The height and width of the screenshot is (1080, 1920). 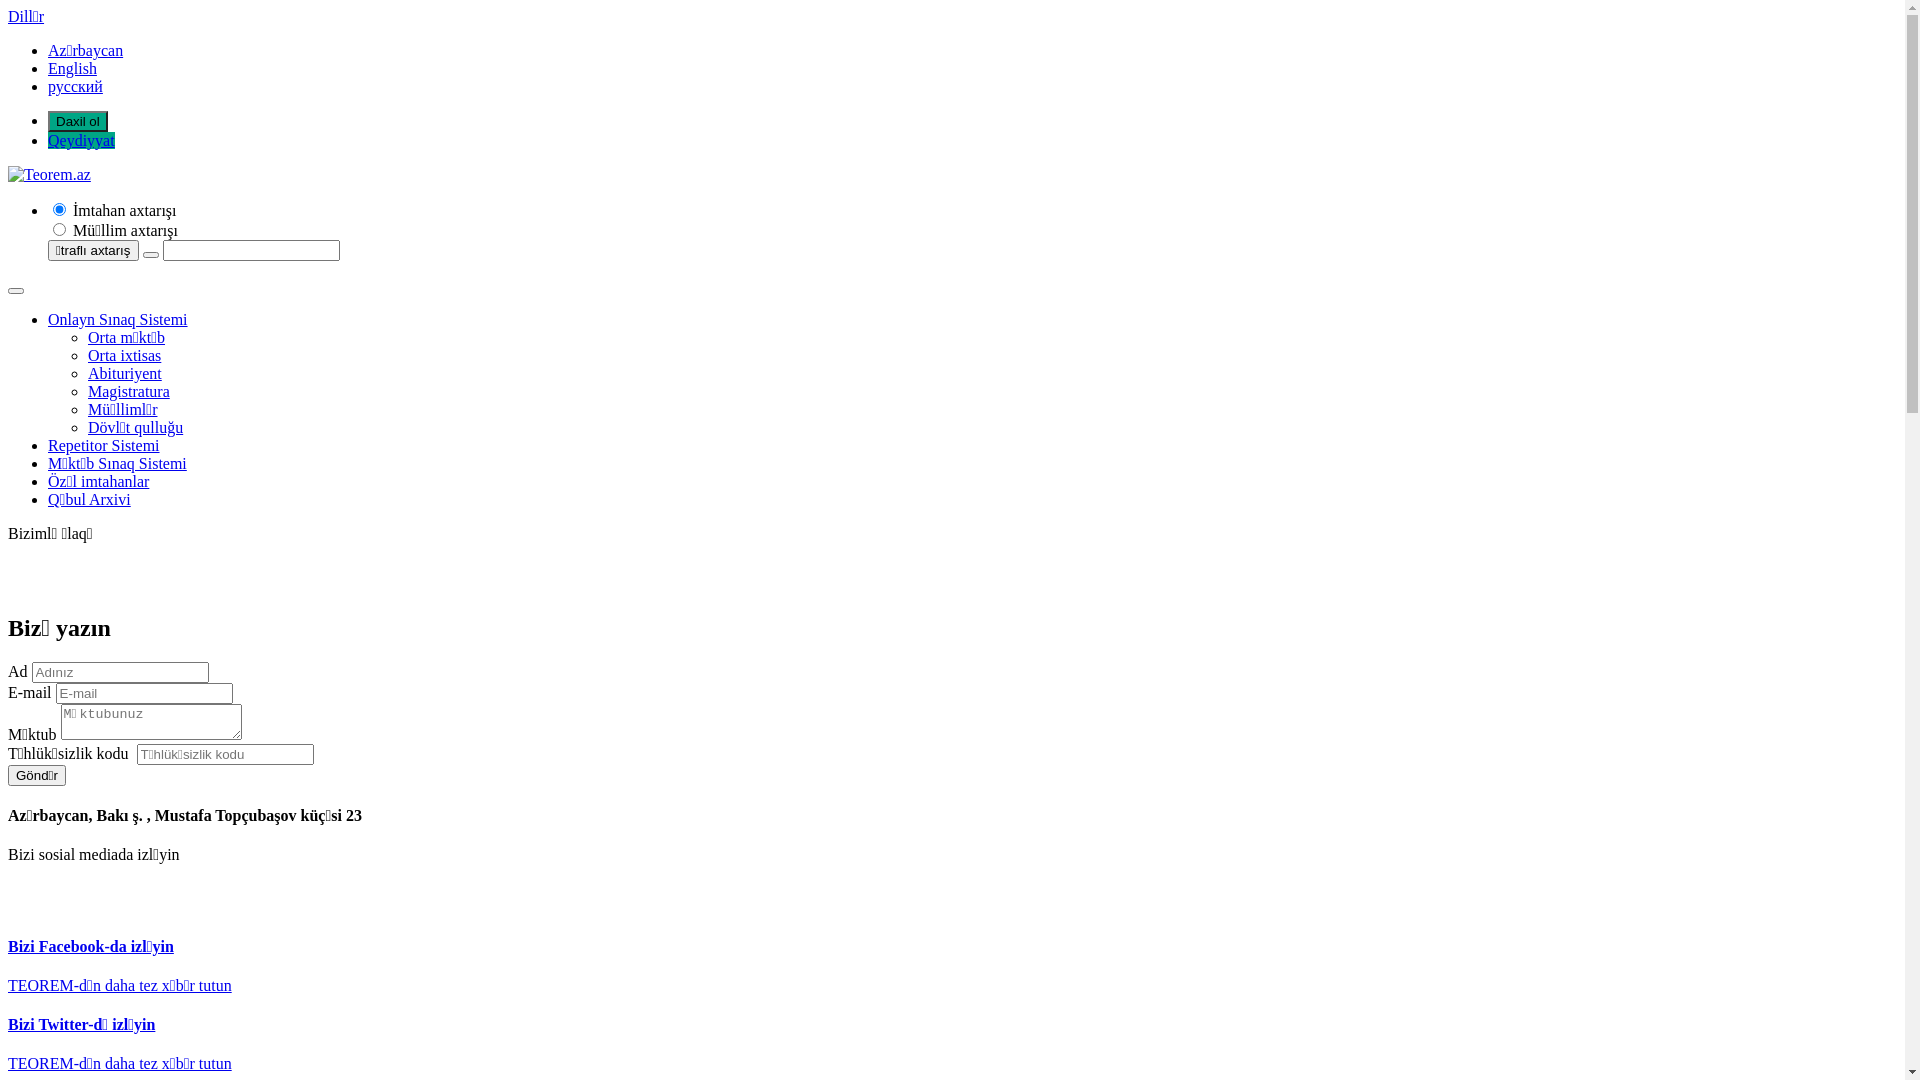 What do you see at coordinates (103, 444) in the screenshot?
I see `'Repetitor Sistemi'` at bounding box center [103, 444].